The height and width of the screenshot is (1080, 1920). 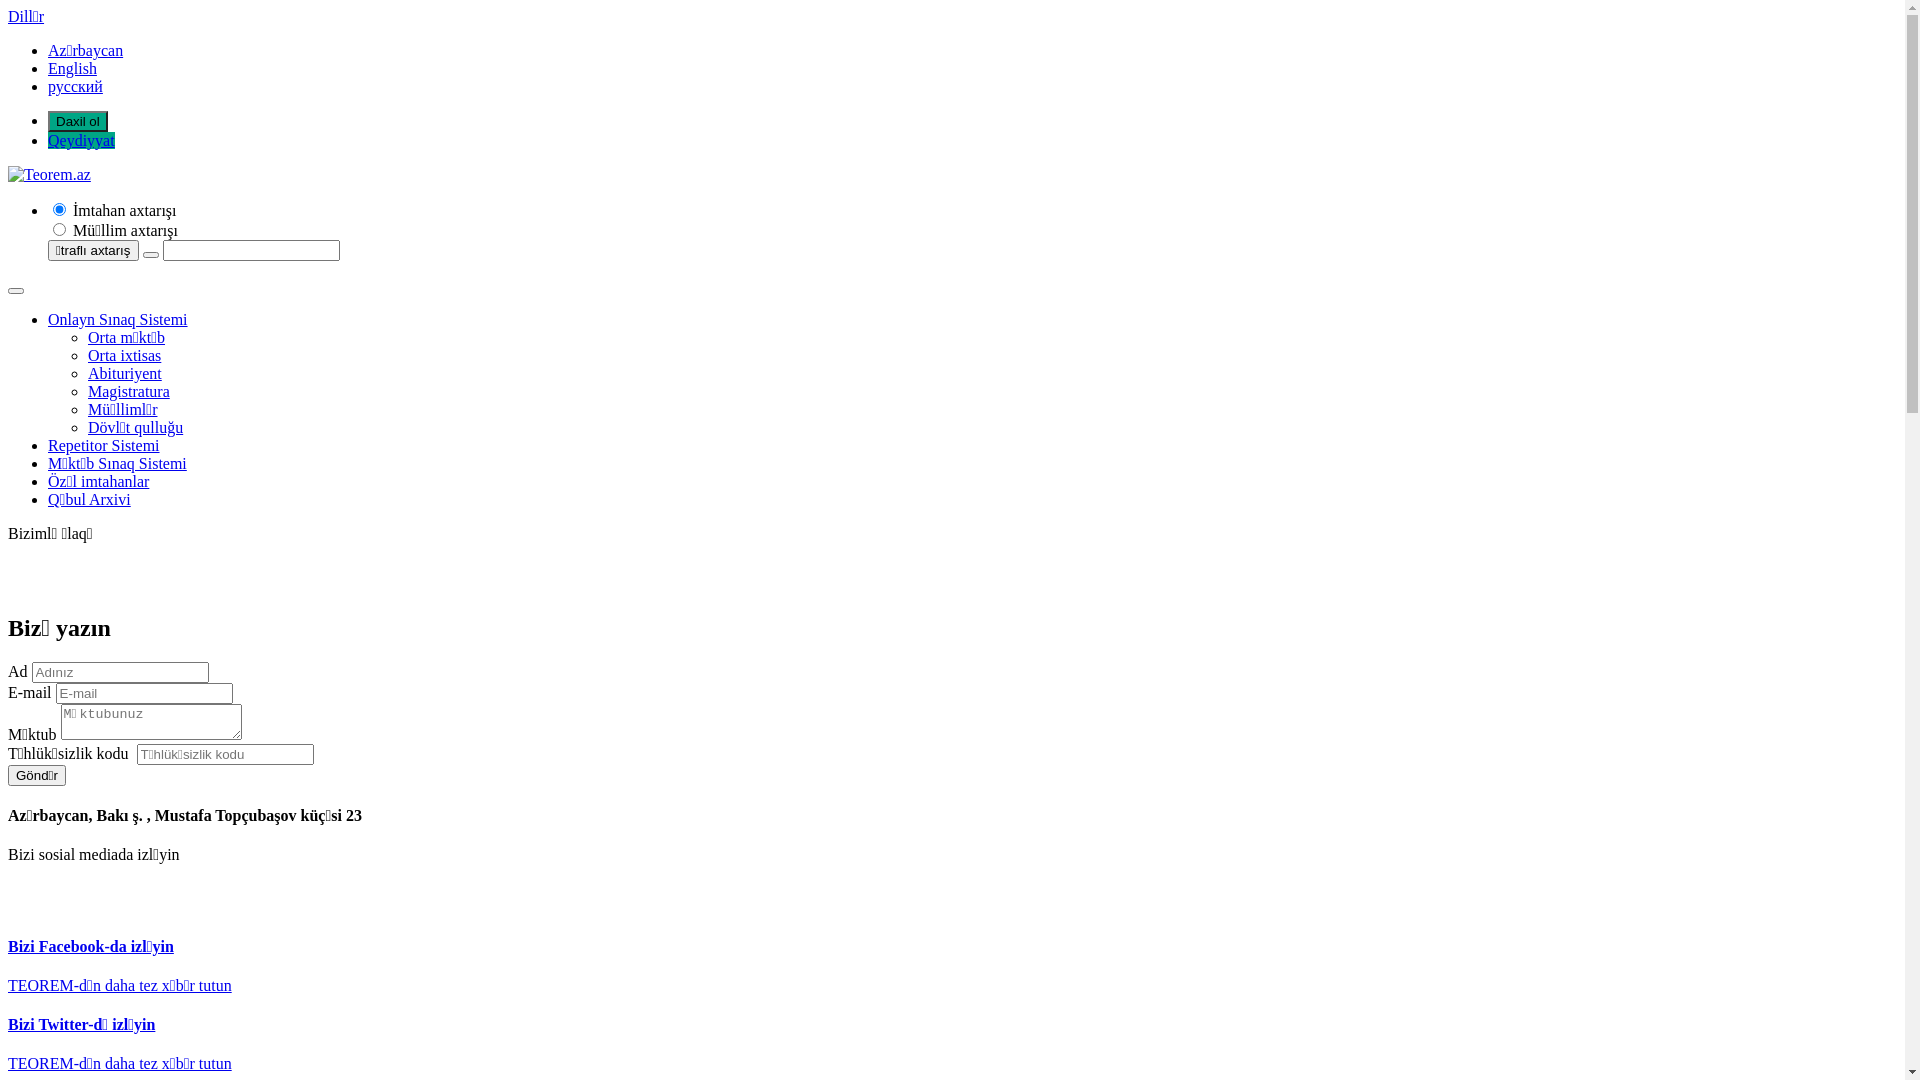 What do you see at coordinates (103, 444) in the screenshot?
I see `'Repetitor Sistemi'` at bounding box center [103, 444].